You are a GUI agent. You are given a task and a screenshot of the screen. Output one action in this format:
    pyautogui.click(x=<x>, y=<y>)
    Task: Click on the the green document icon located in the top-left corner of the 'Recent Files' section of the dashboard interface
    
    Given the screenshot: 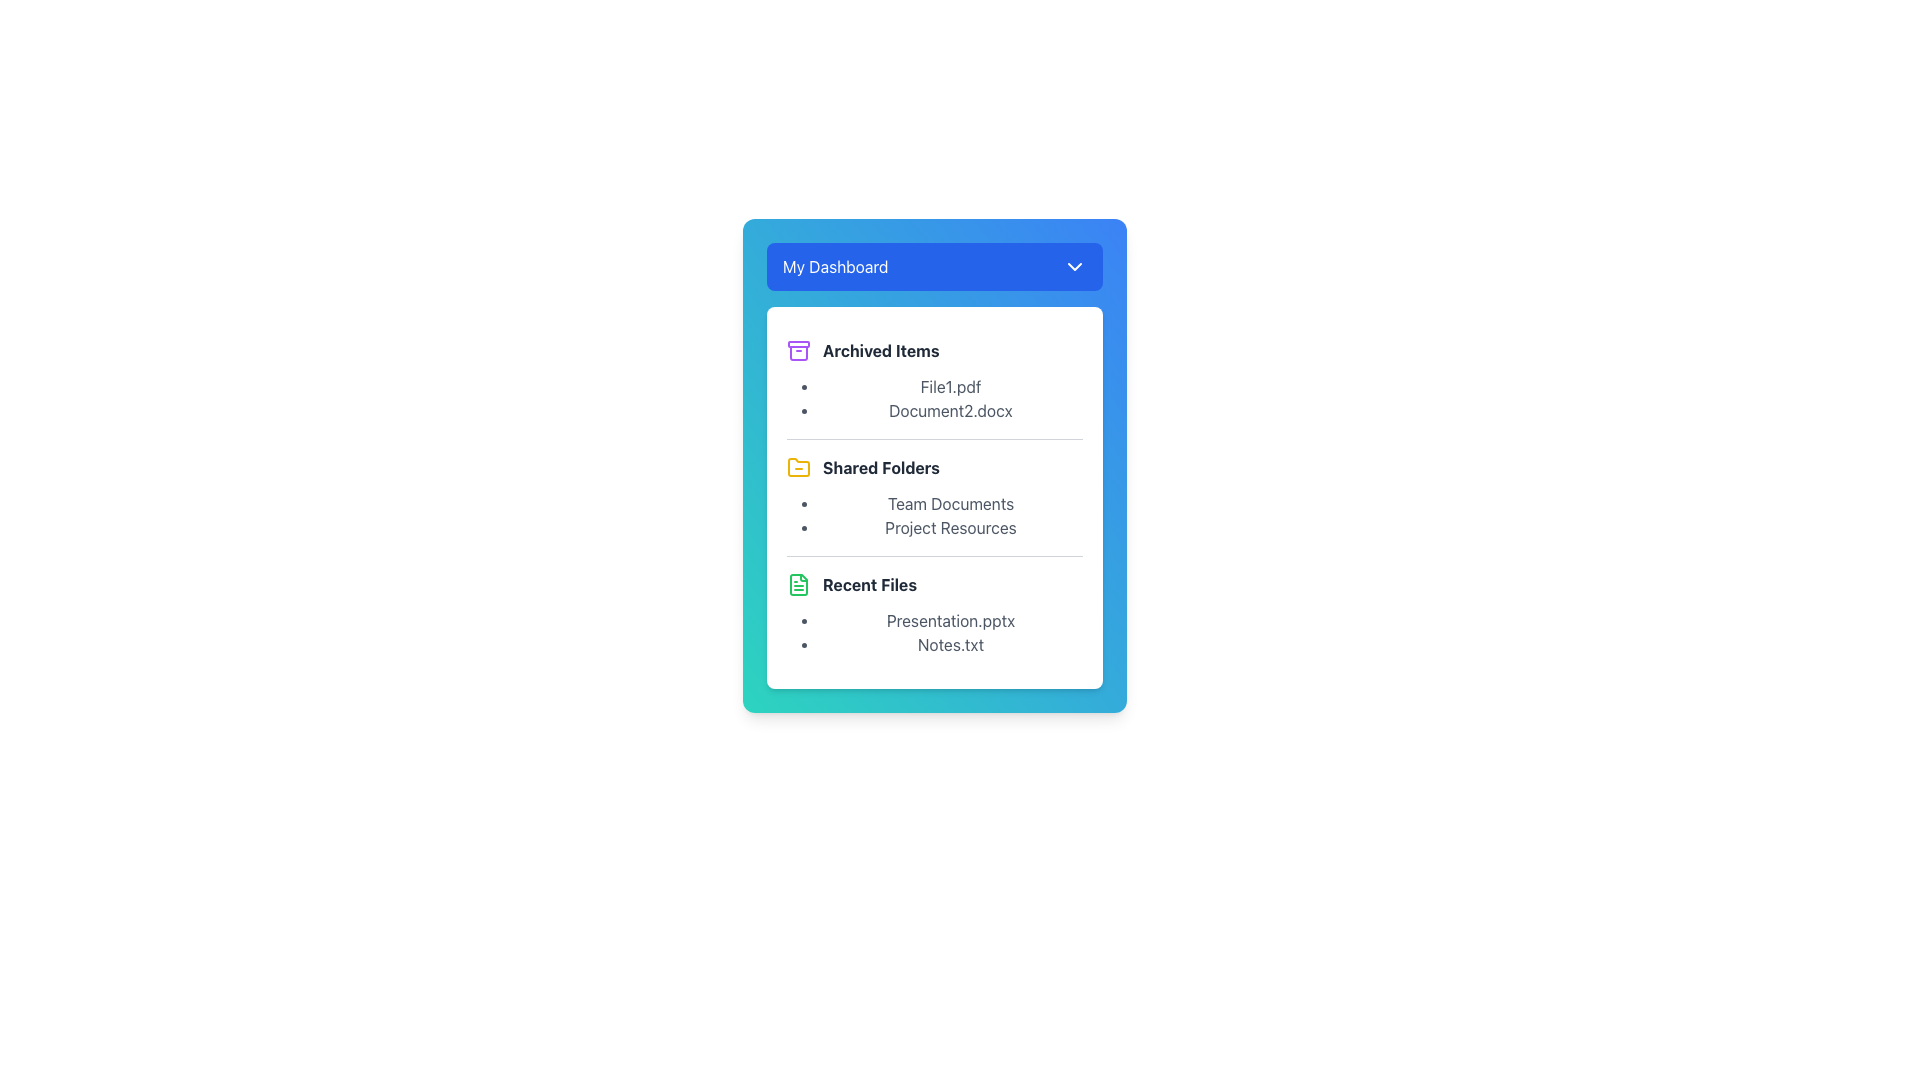 What is the action you would take?
    pyautogui.click(x=797, y=585)
    